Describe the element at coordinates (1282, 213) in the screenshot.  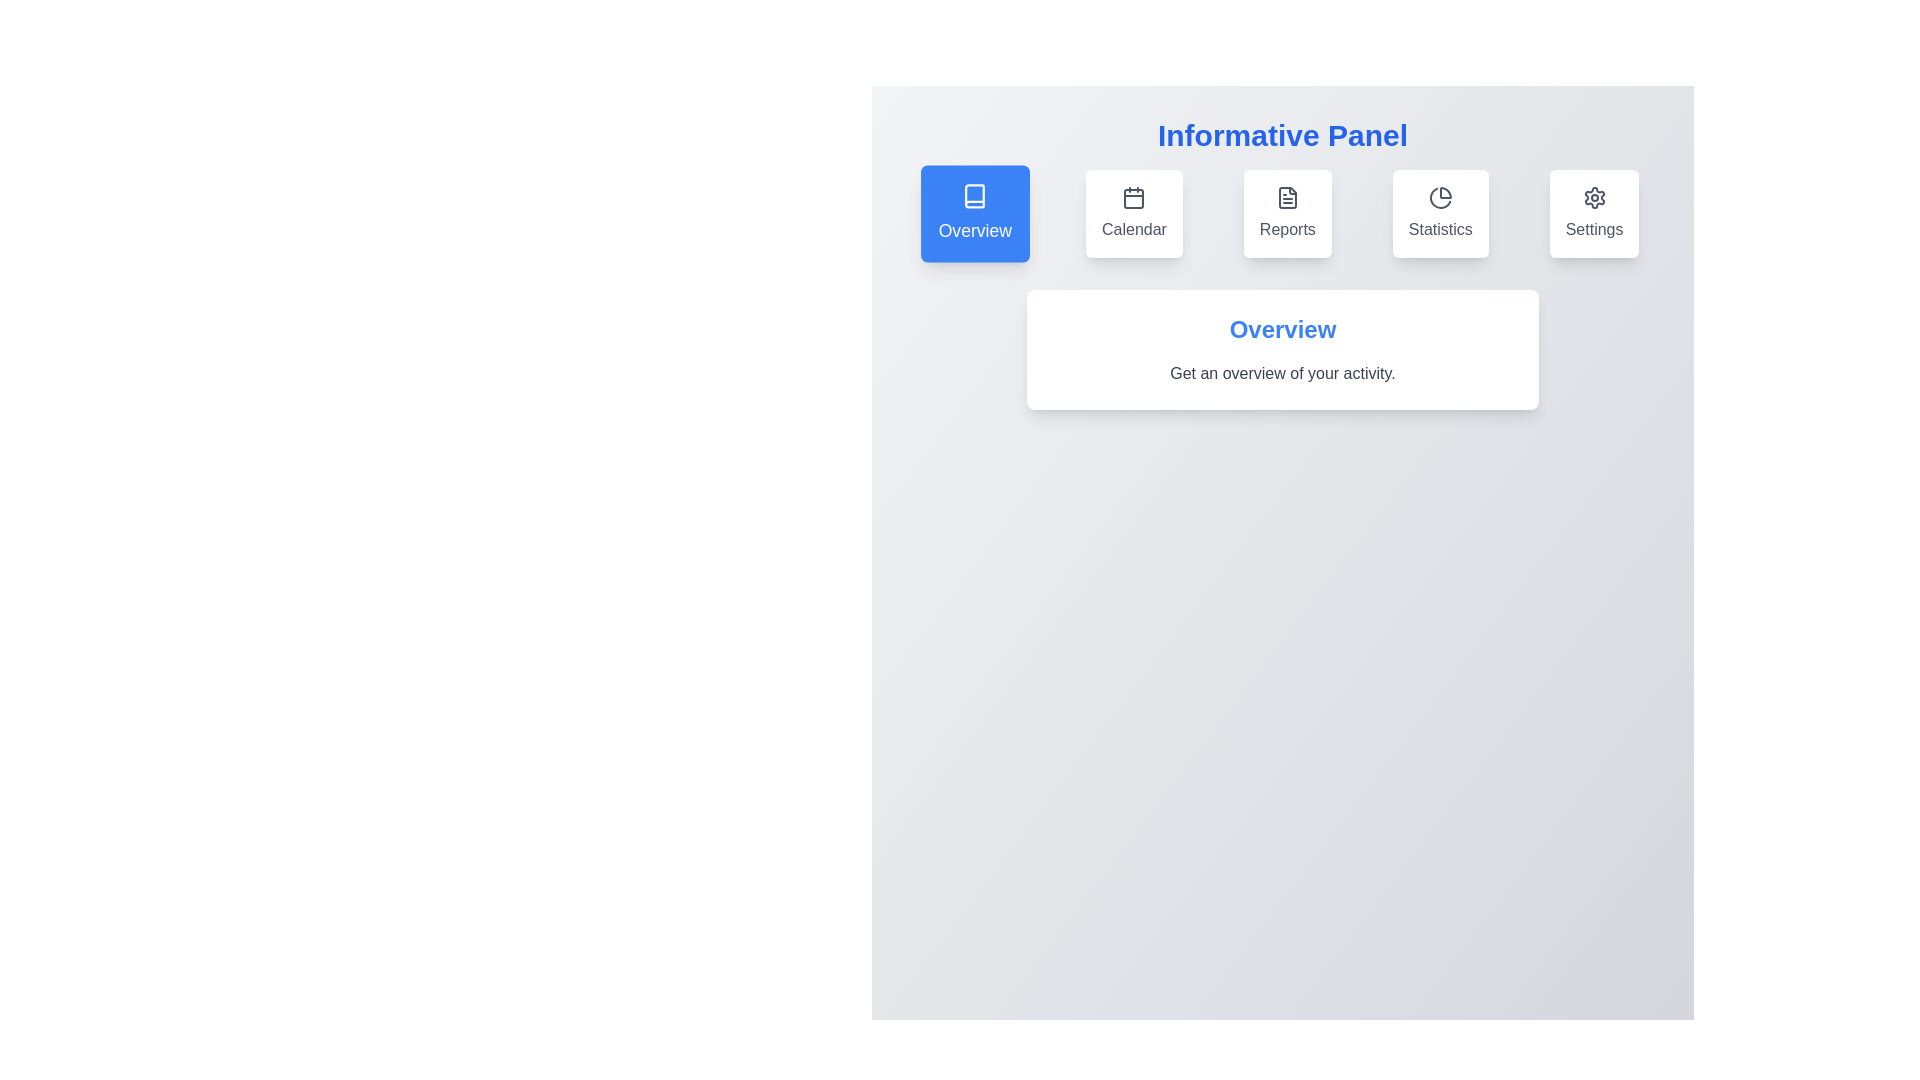
I see `the 'Reports' navigation button in the horizontal menu` at that location.